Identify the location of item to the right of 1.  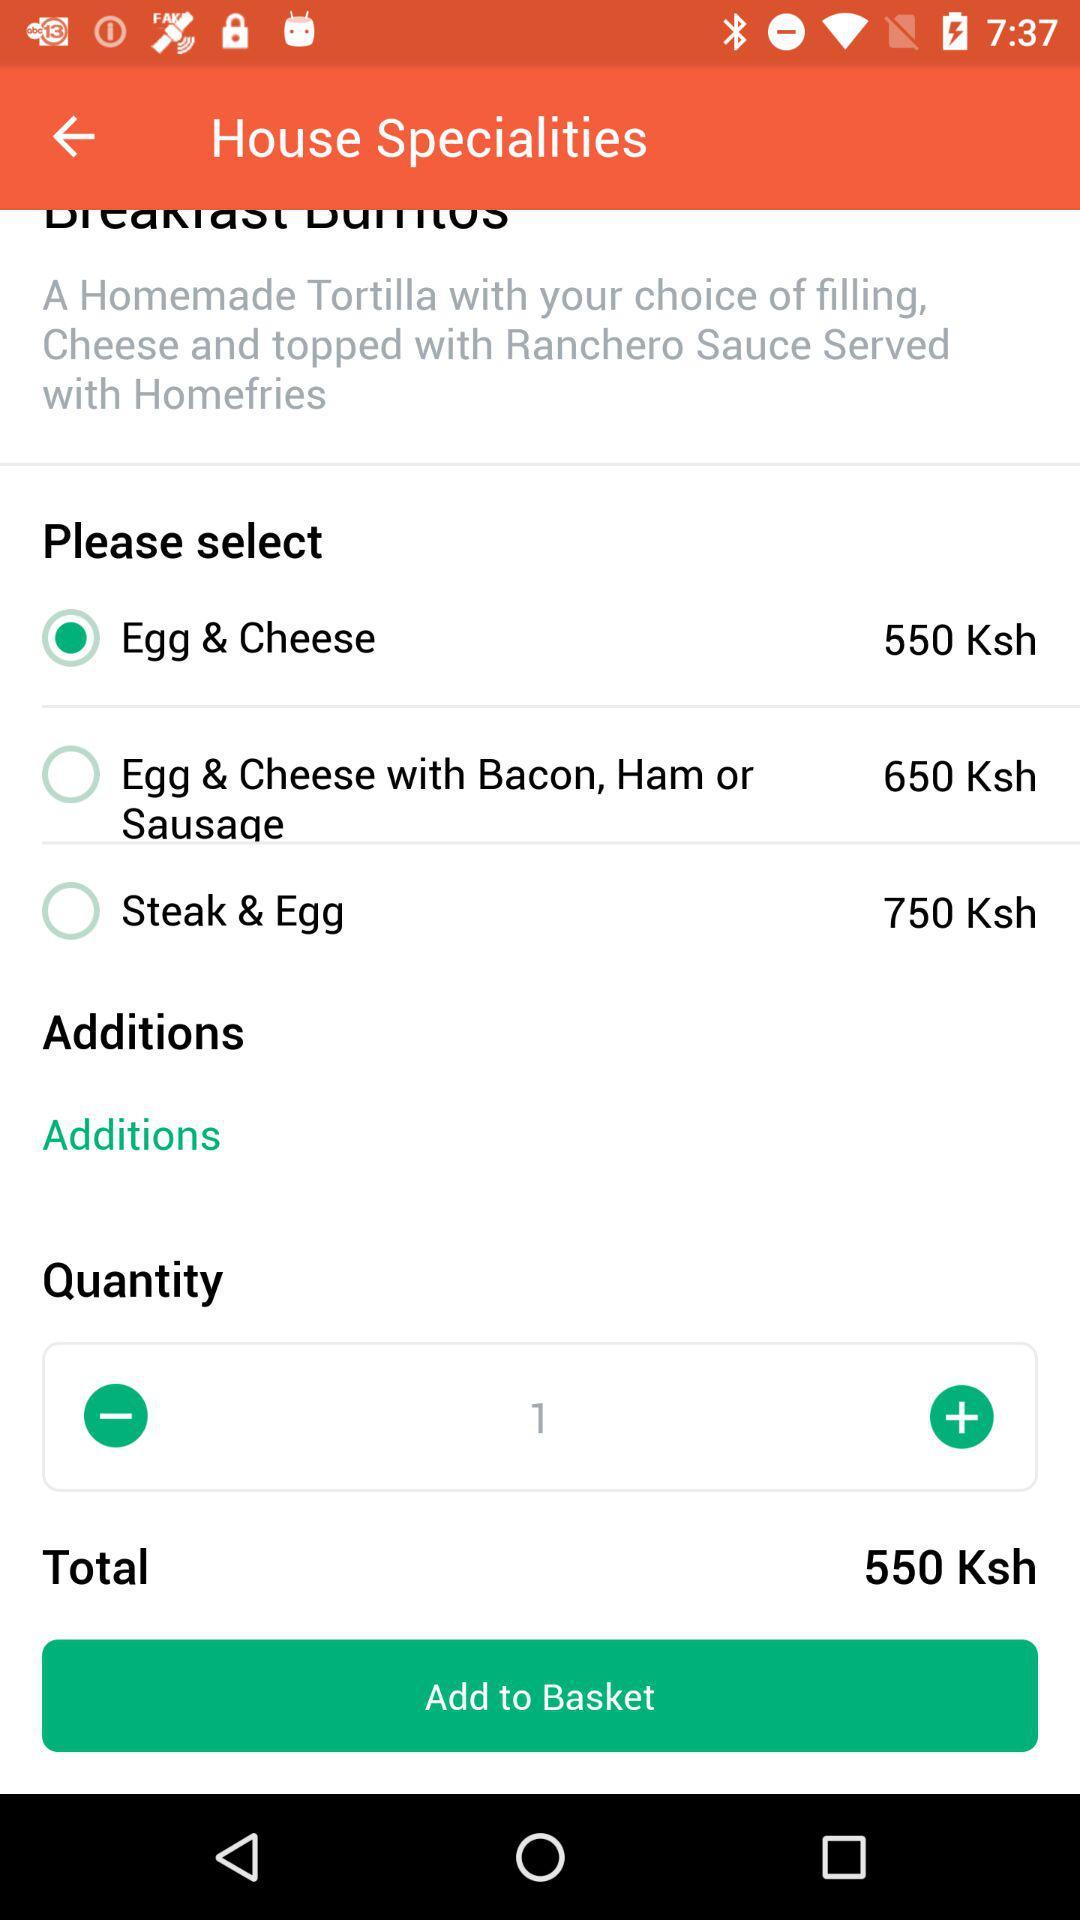
(962, 1415).